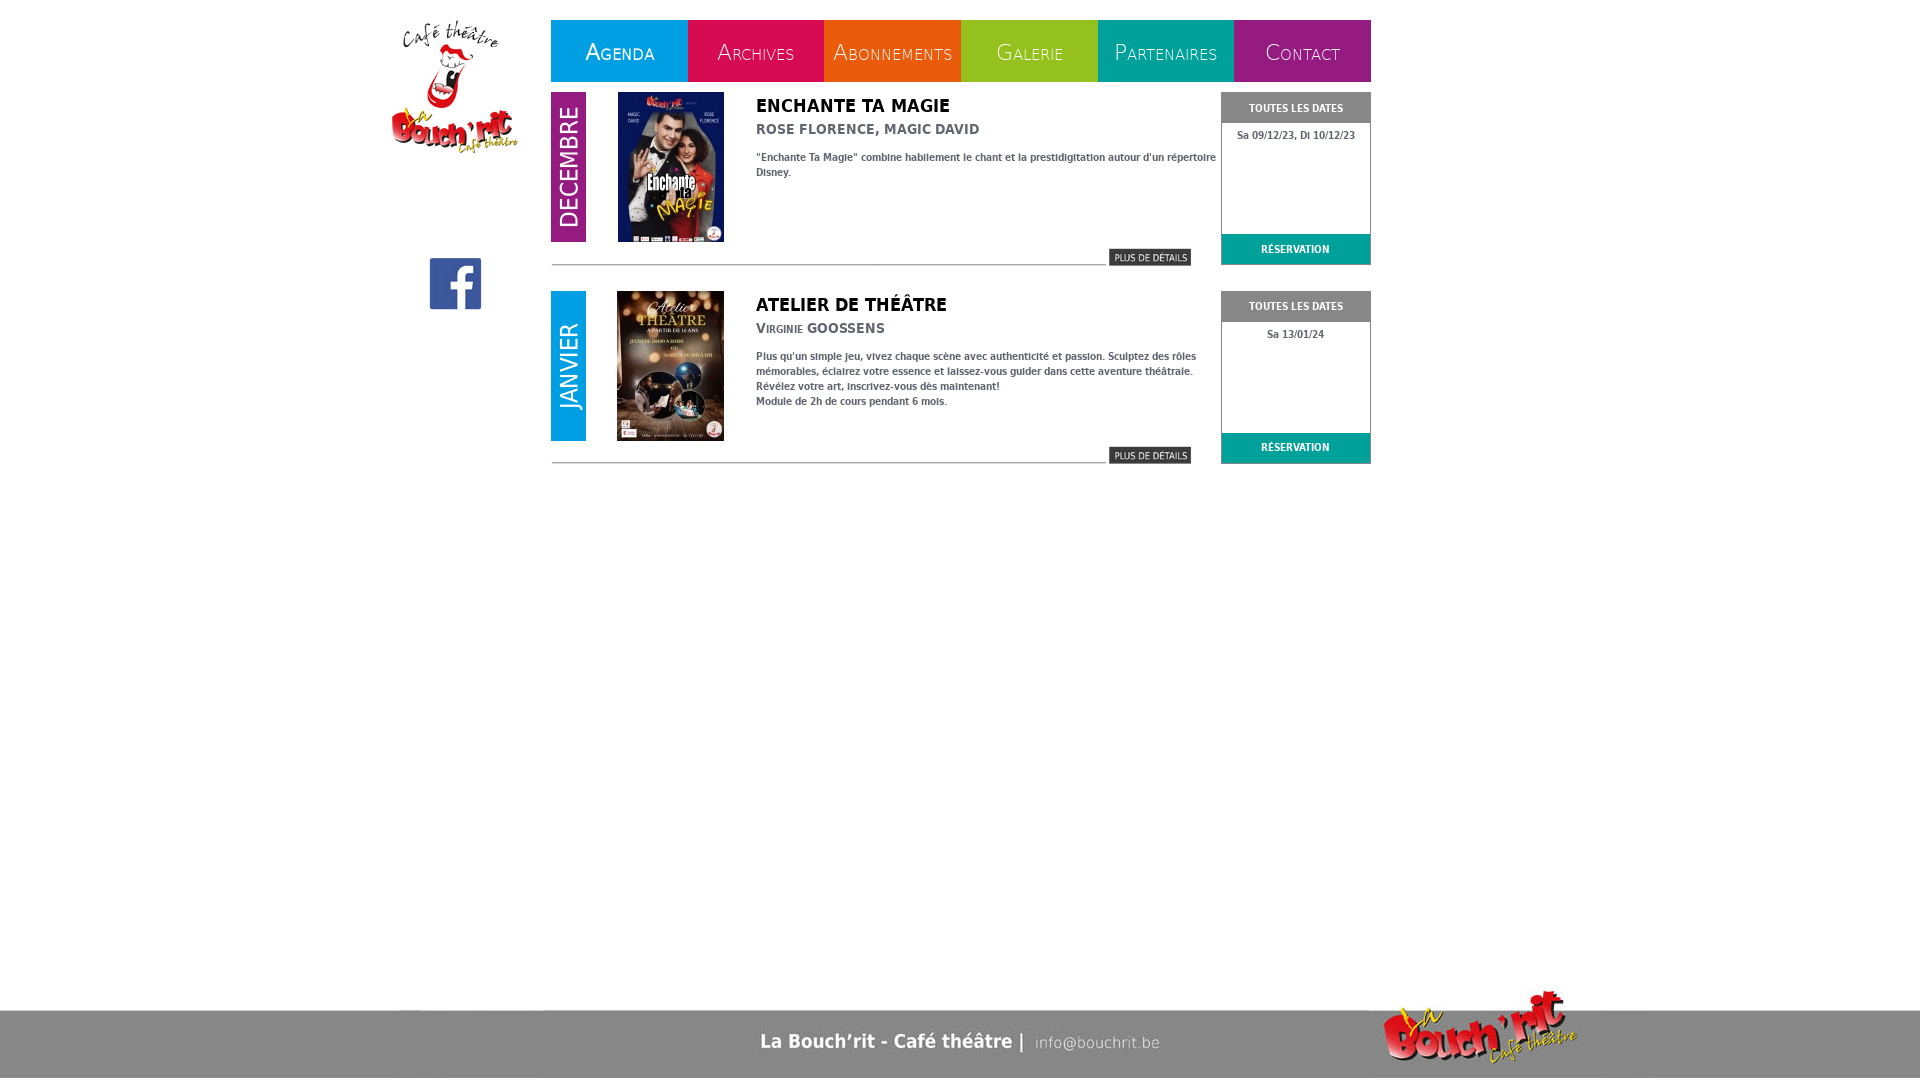  What do you see at coordinates (754, 49) in the screenshot?
I see `'Archives'` at bounding box center [754, 49].